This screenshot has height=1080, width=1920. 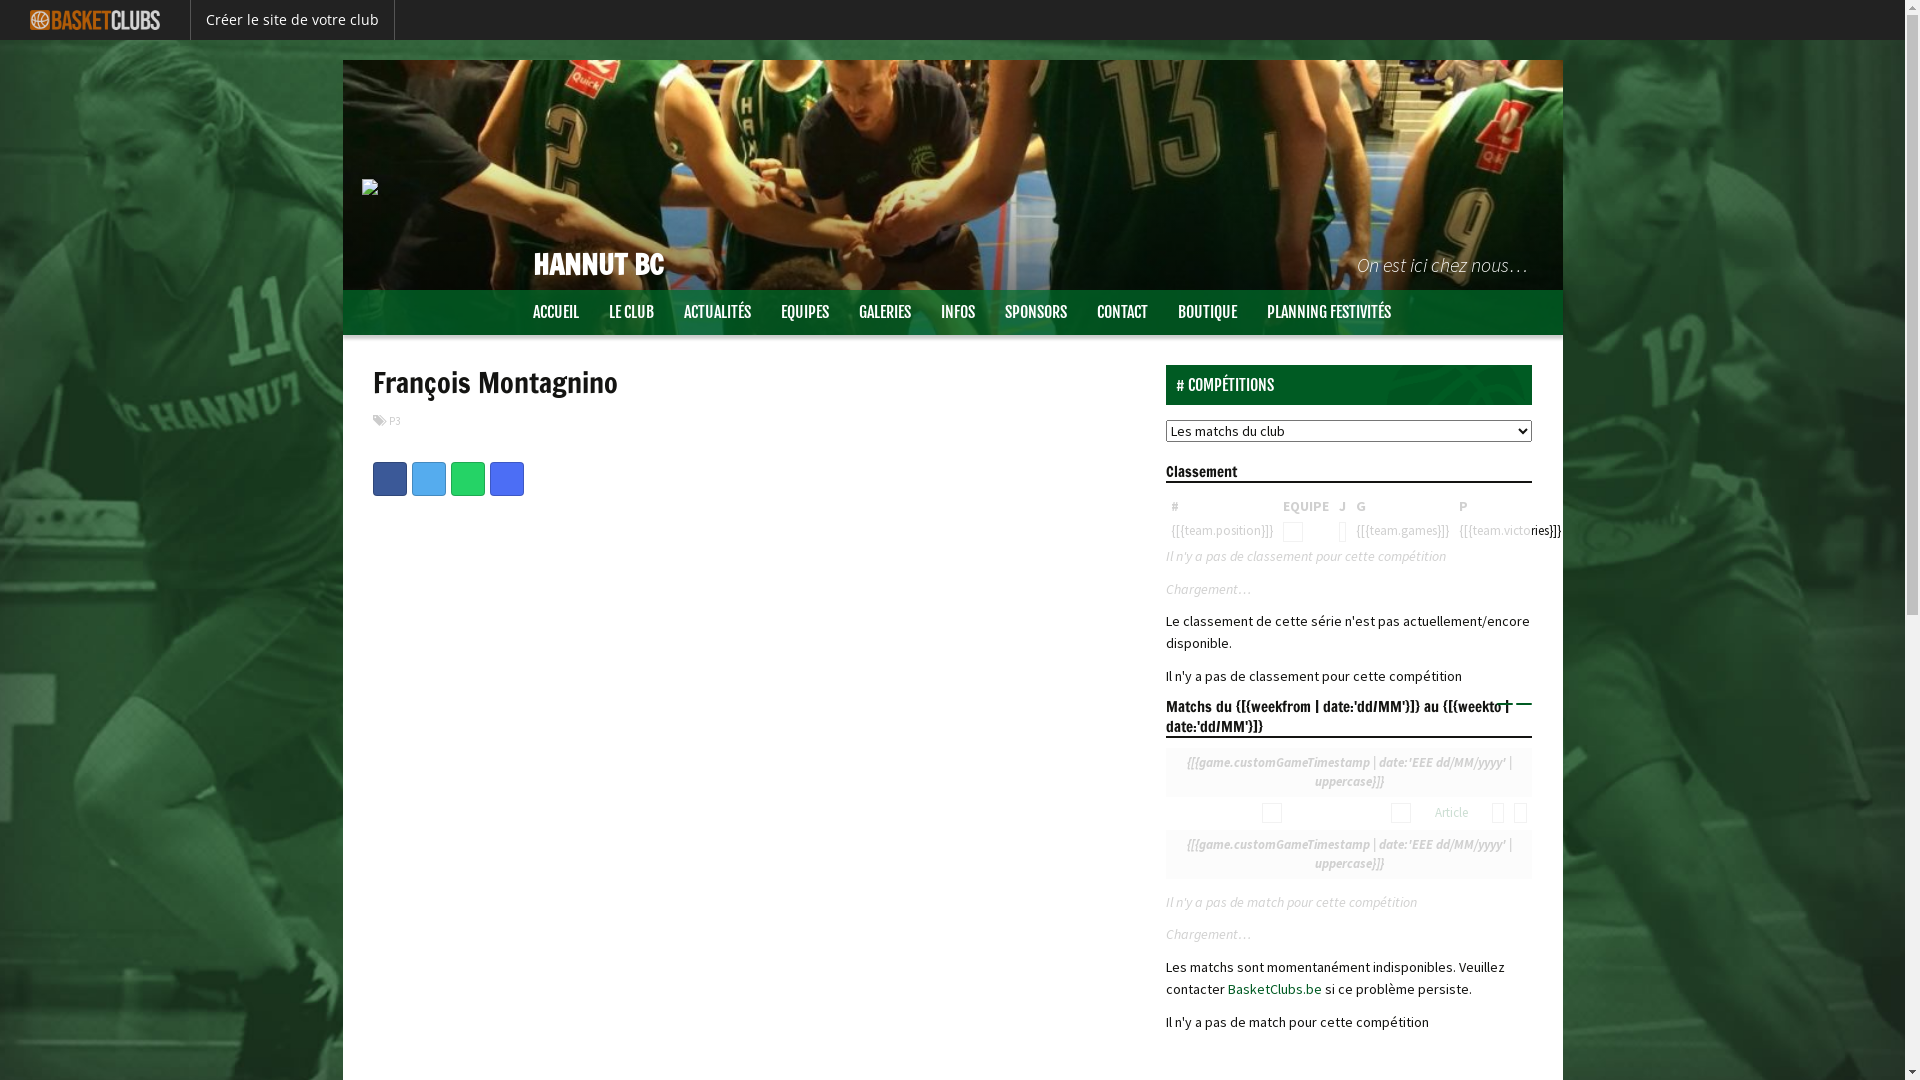 What do you see at coordinates (399, 301) in the screenshot?
I see `'Passer au contenu'` at bounding box center [399, 301].